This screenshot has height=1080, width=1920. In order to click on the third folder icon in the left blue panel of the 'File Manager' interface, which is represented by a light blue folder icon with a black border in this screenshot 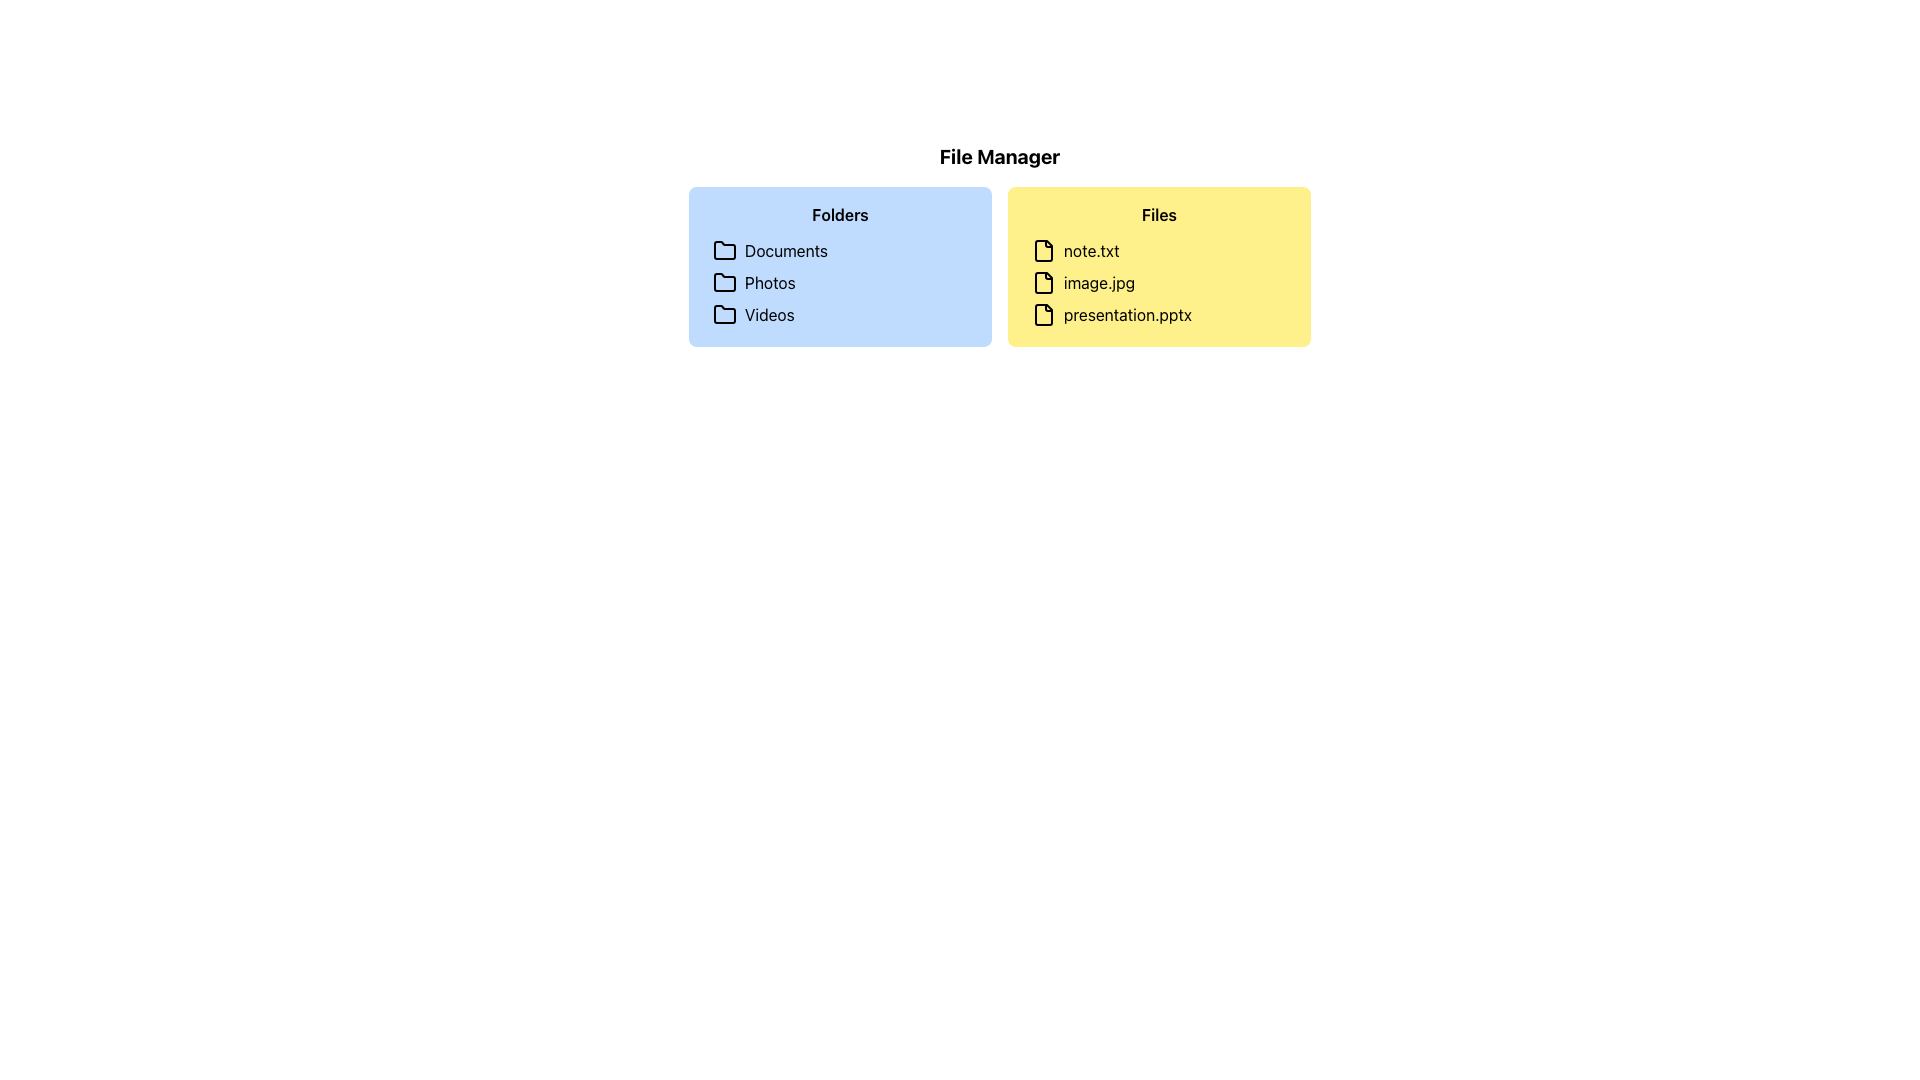, I will do `click(723, 313)`.